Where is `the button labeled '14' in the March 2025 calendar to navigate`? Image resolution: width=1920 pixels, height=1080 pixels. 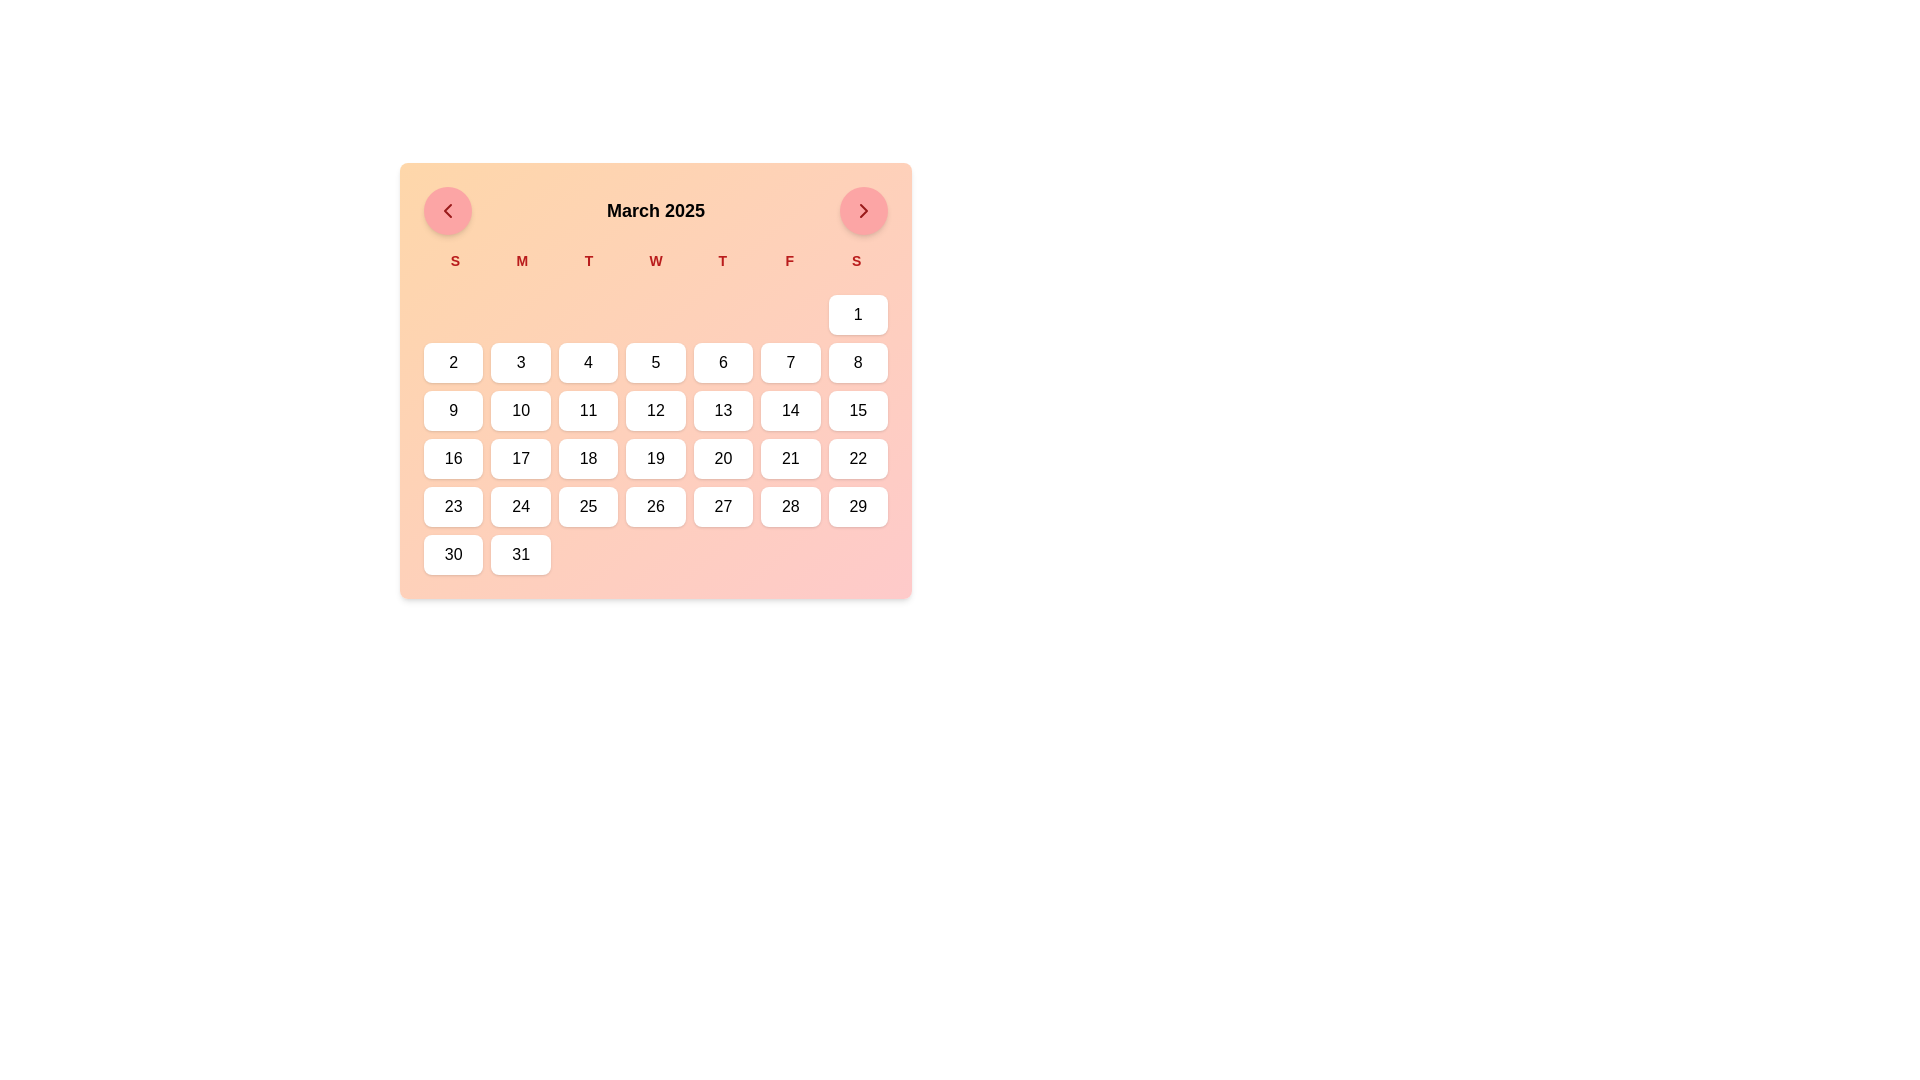 the button labeled '14' in the March 2025 calendar to navigate is located at coordinates (789, 410).